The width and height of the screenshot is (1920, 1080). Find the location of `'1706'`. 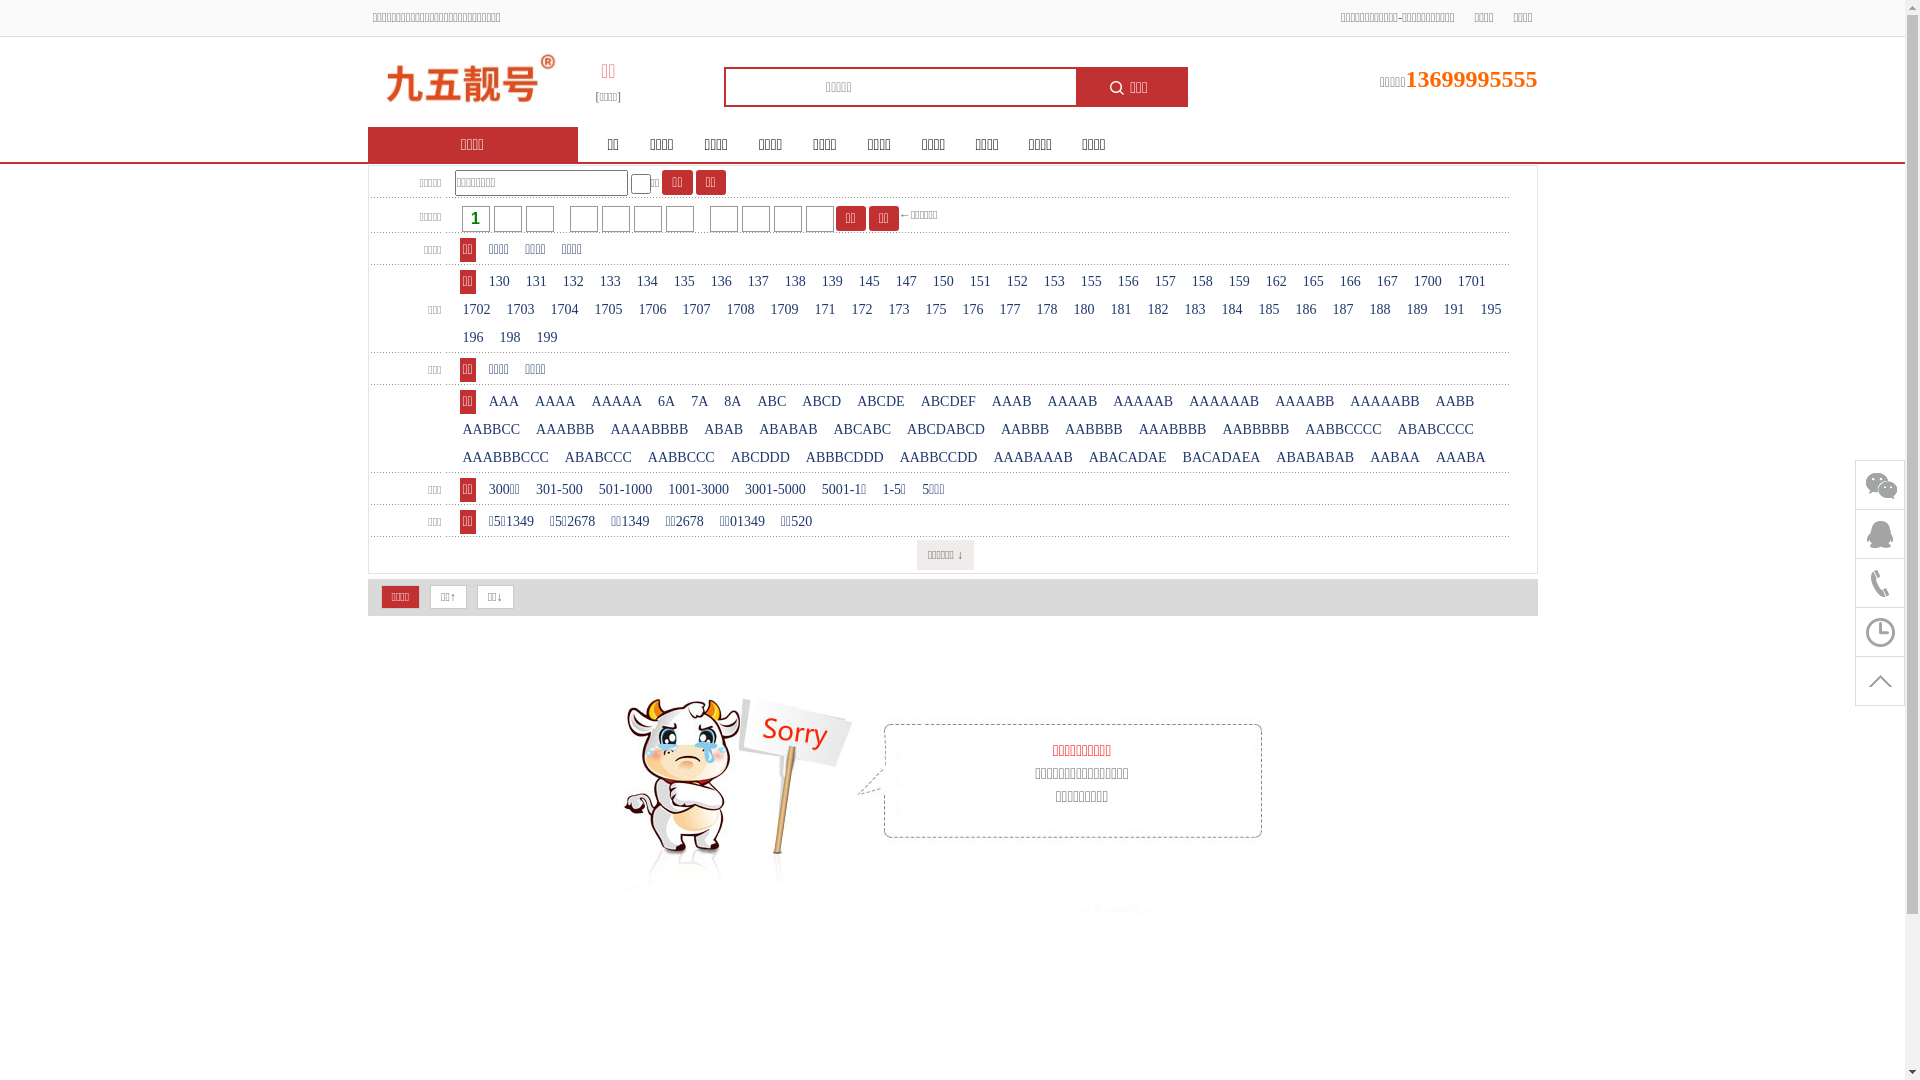

'1706' is located at coordinates (652, 309).